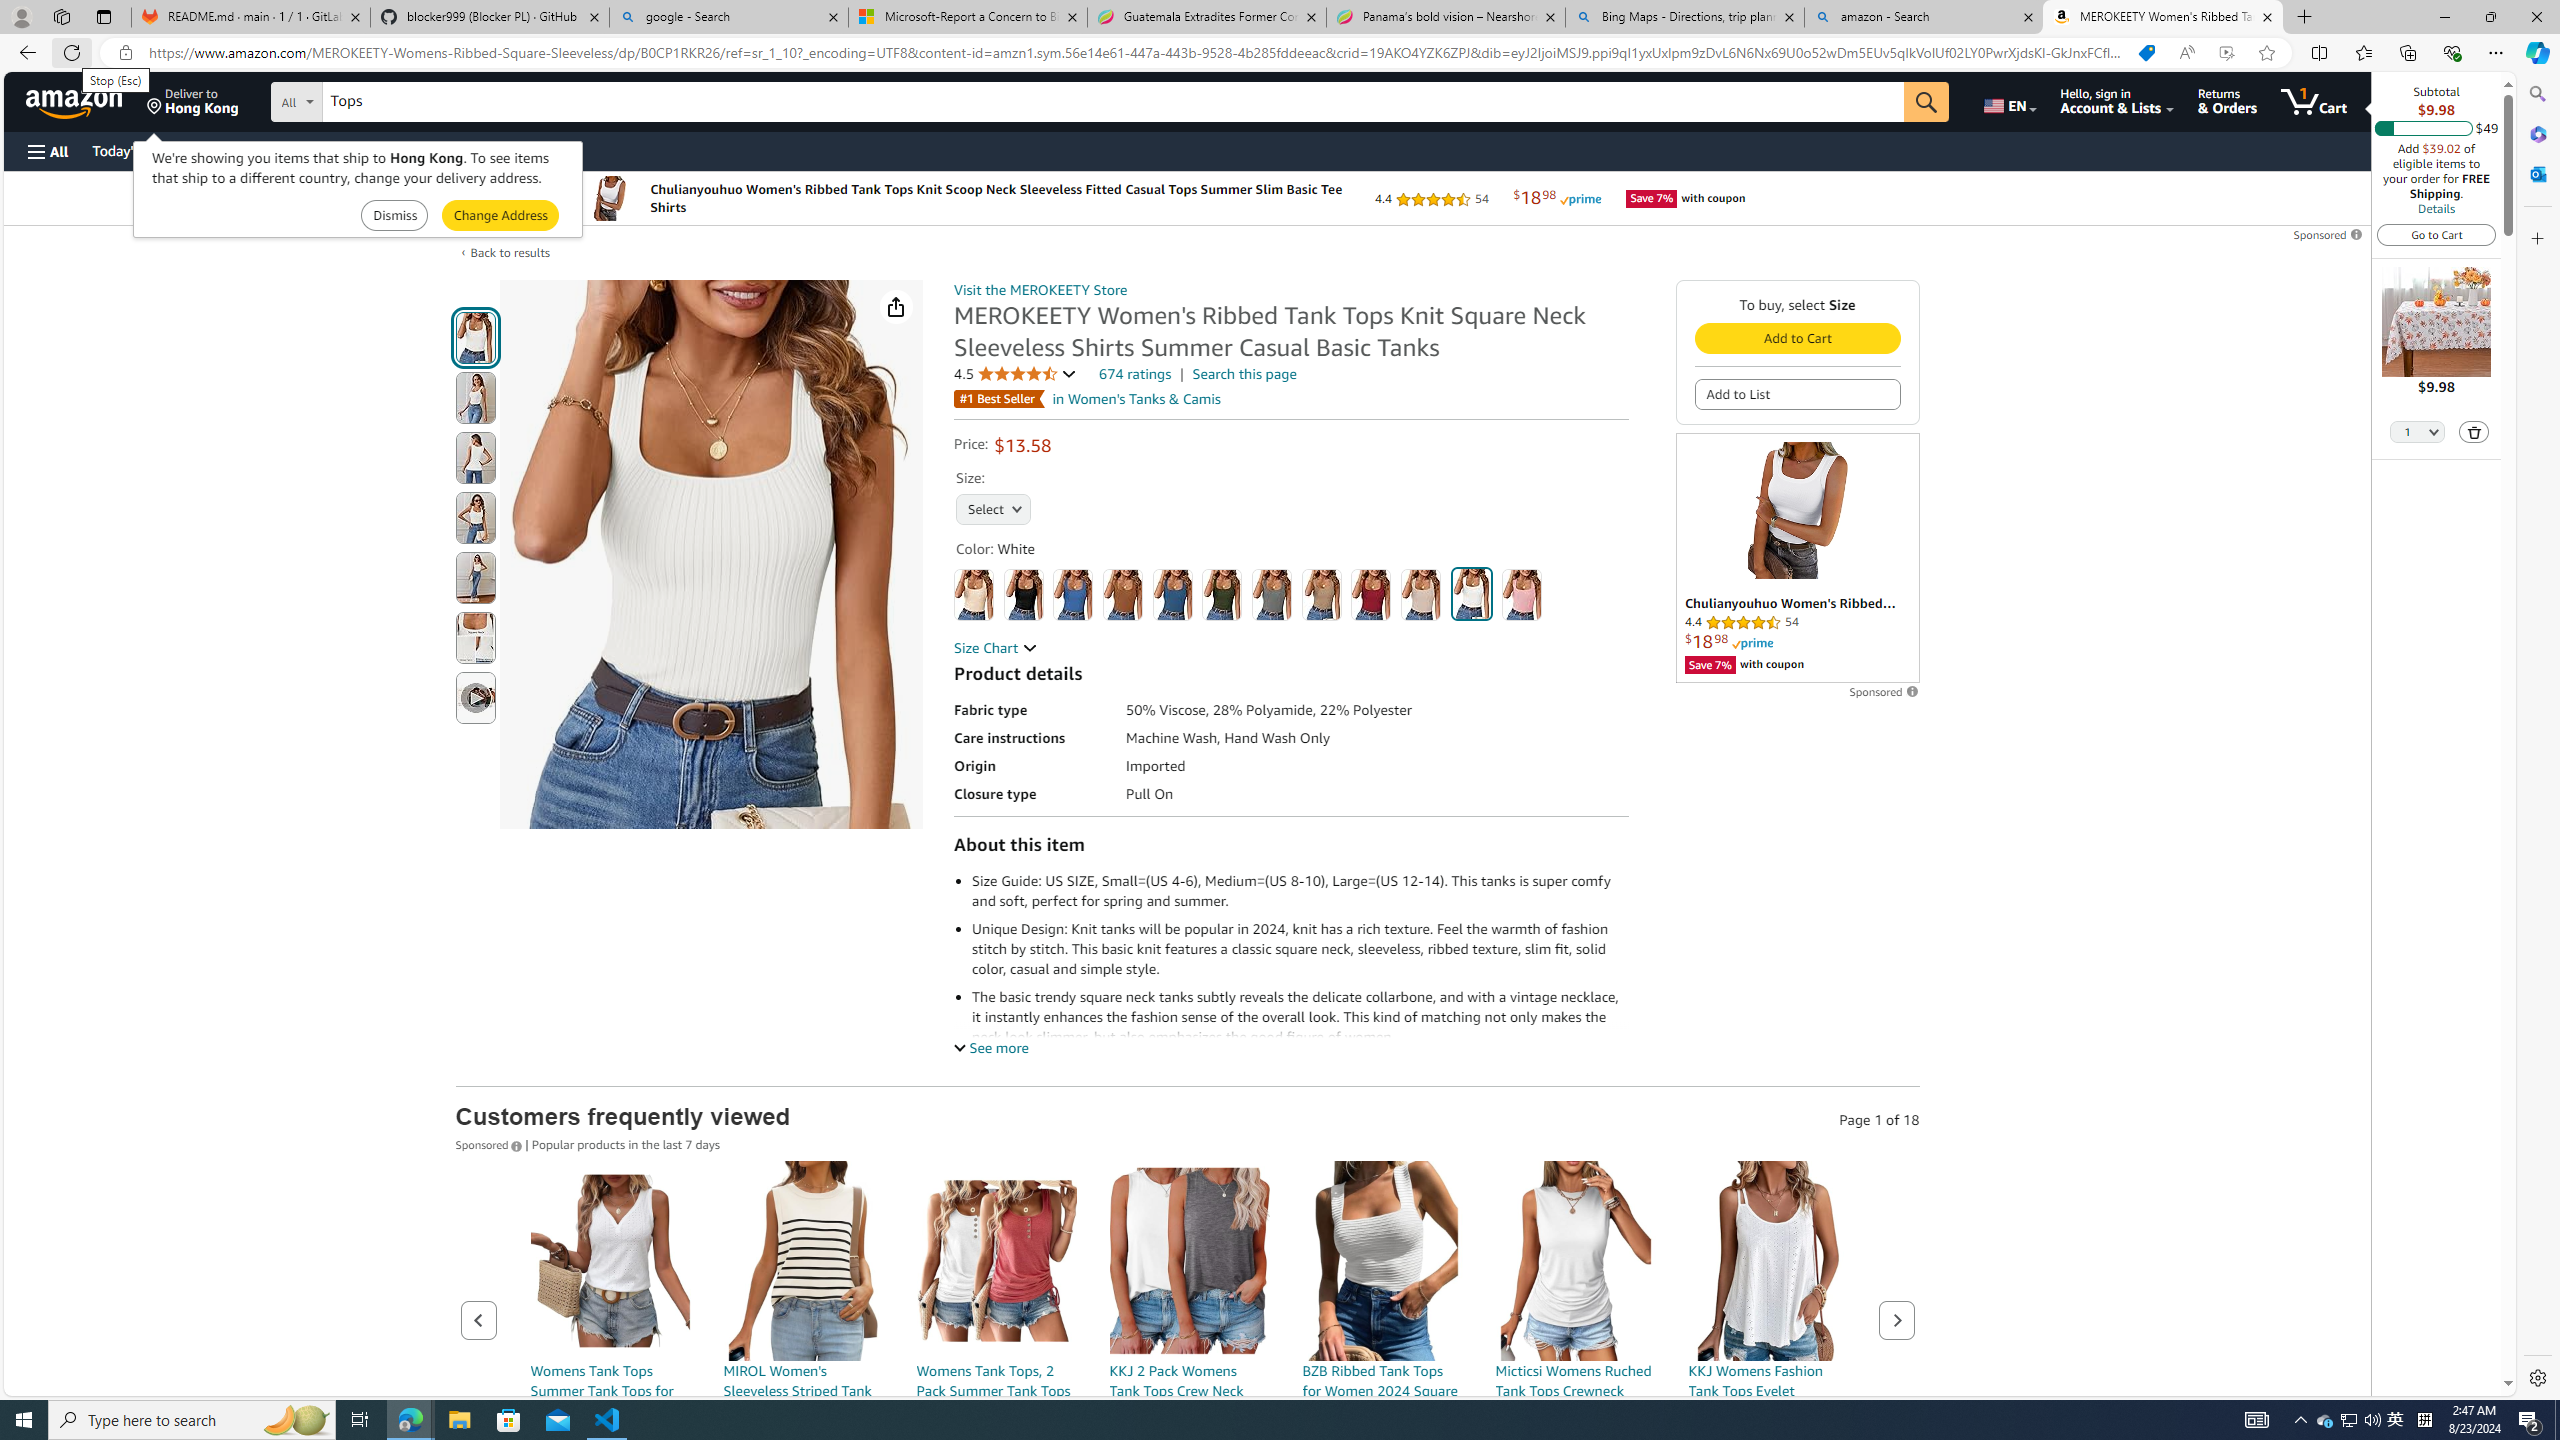 This screenshot has width=2560, height=1440. I want to click on 'Green', so click(1222, 594).